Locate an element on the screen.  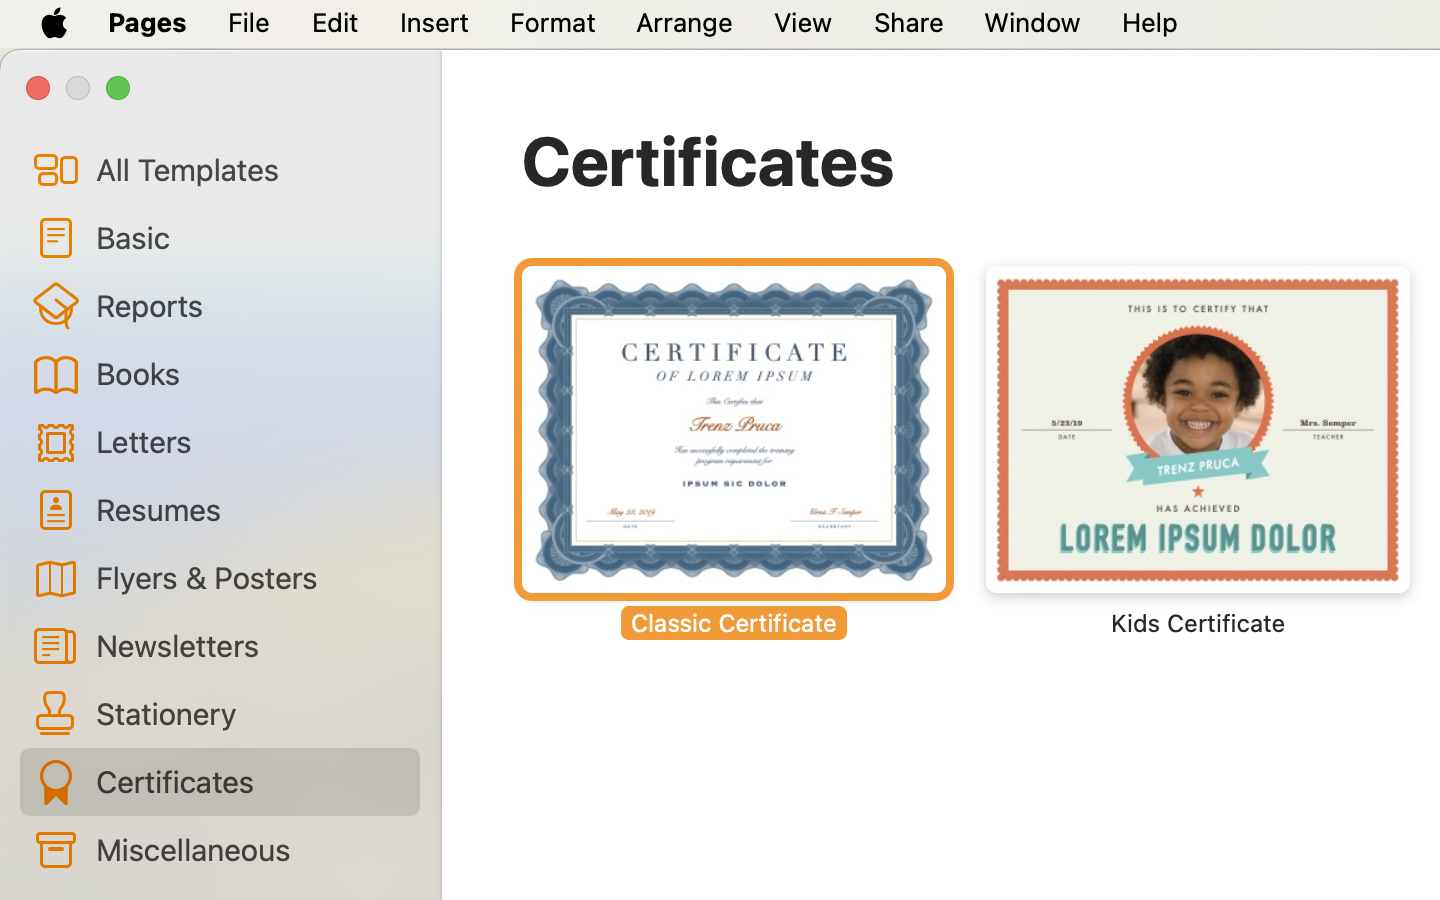
'Resumes' is located at coordinates (248, 508).